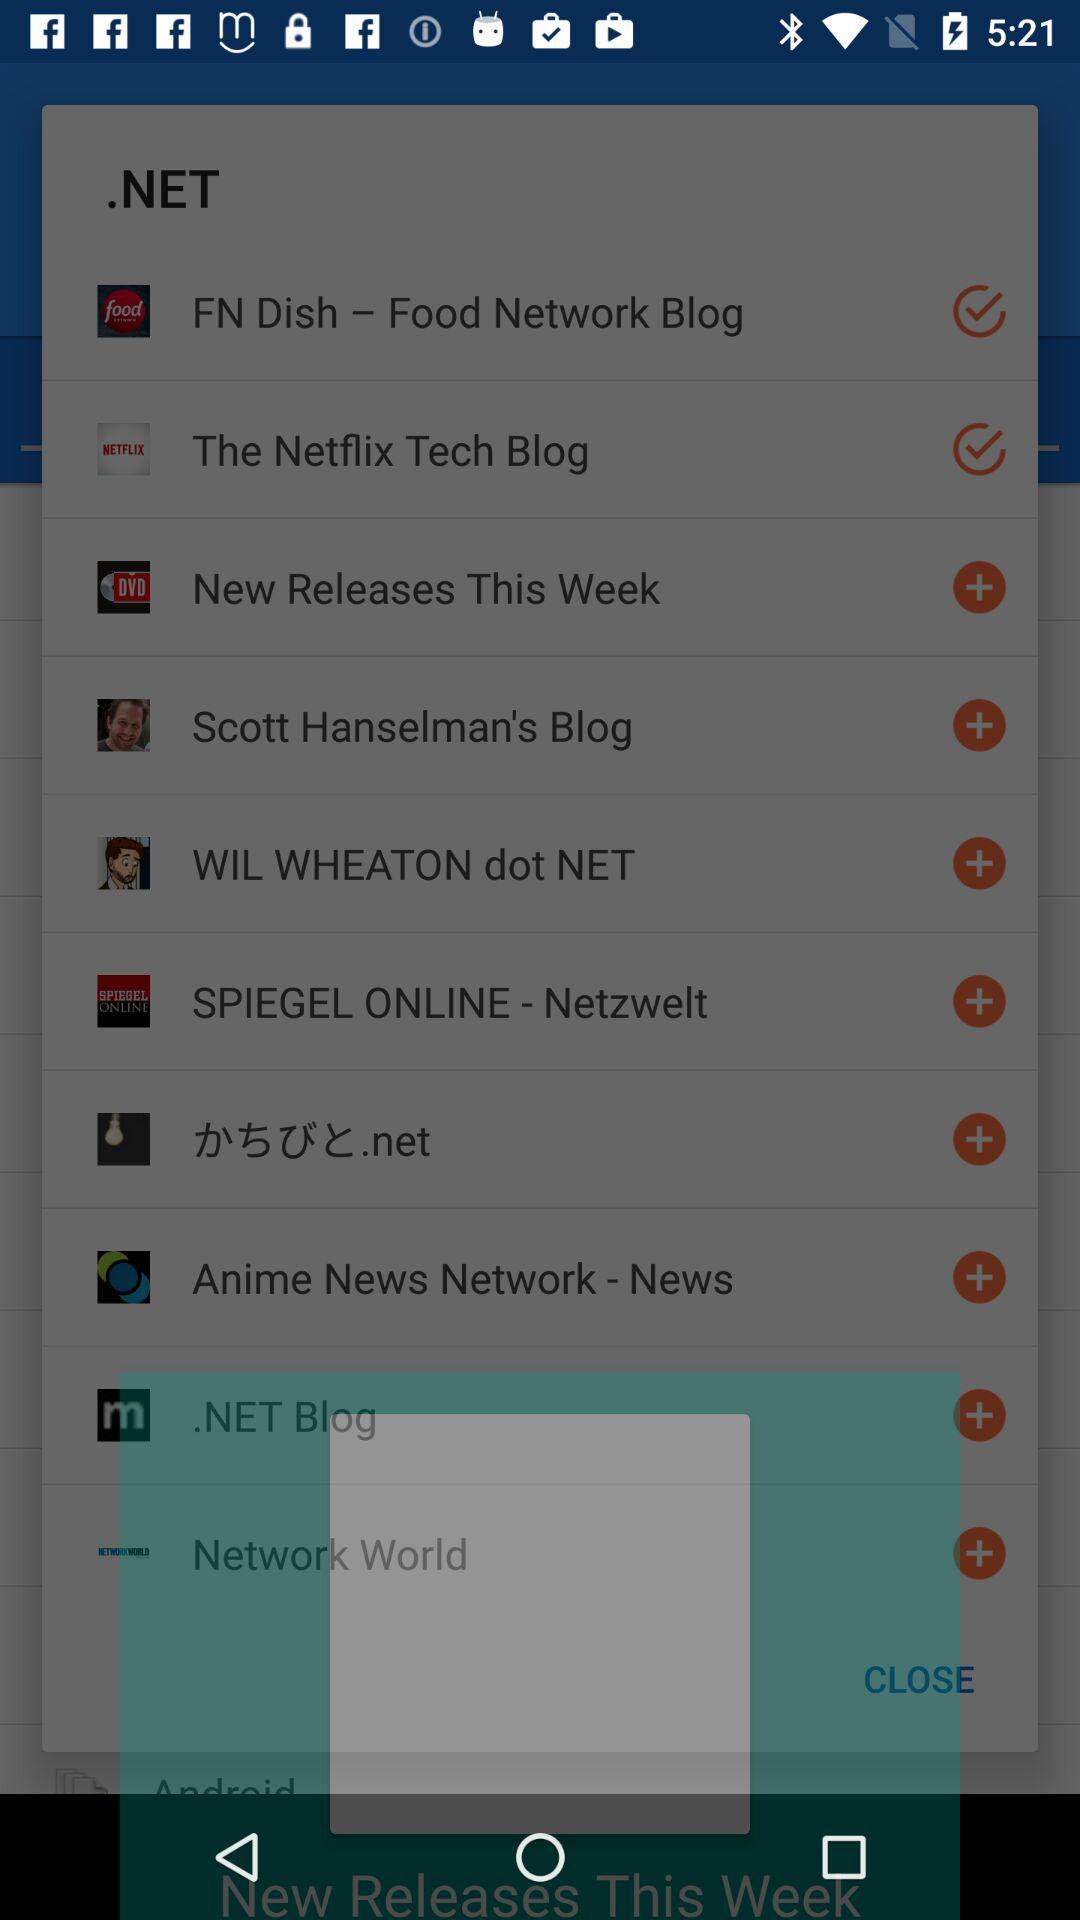  Describe the element at coordinates (563, 1552) in the screenshot. I see `item above the close` at that location.